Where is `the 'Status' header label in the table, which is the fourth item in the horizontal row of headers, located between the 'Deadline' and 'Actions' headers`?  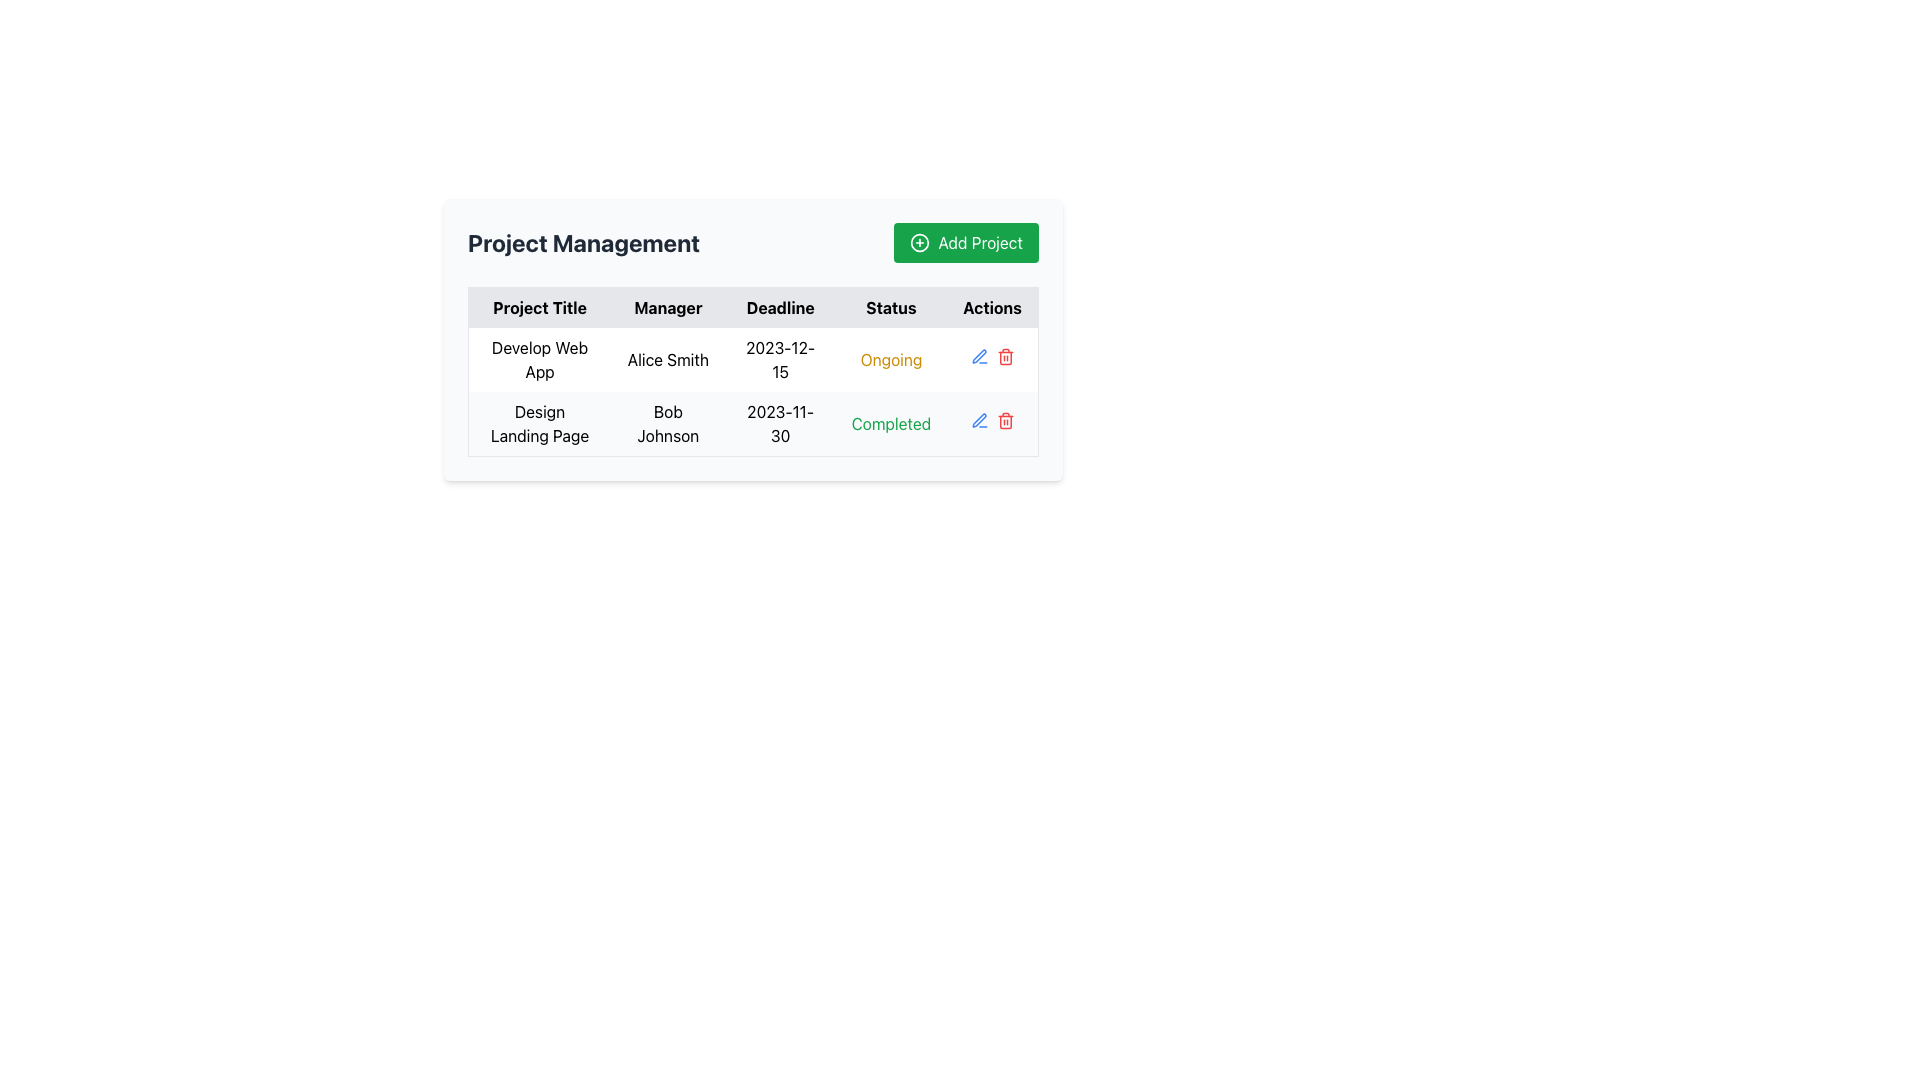
the 'Status' header label in the table, which is the fourth item in the horizontal row of headers, located between the 'Deadline' and 'Actions' headers is located at coordinates (890, 307).